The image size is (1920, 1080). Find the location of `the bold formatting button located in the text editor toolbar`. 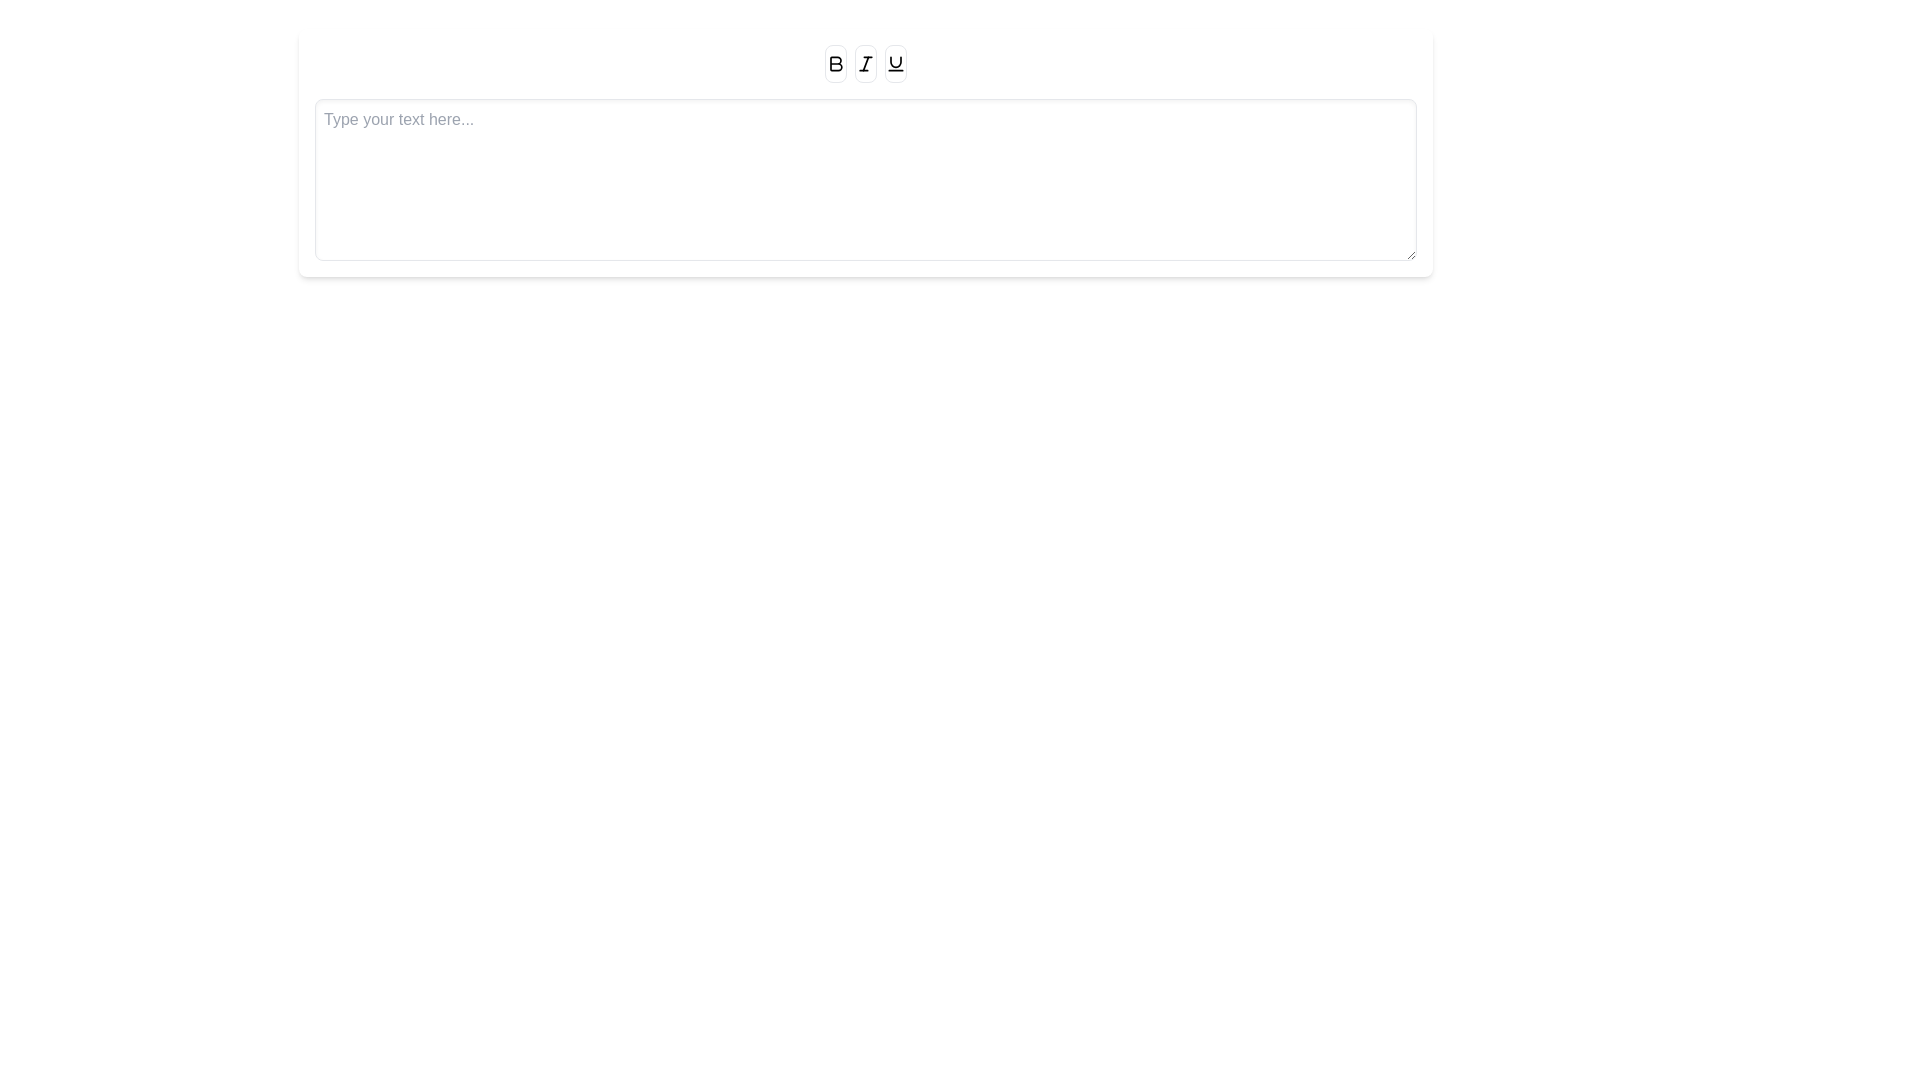

the bold formatting button located in the text editor toolbar is located at coordinates (835, 63).